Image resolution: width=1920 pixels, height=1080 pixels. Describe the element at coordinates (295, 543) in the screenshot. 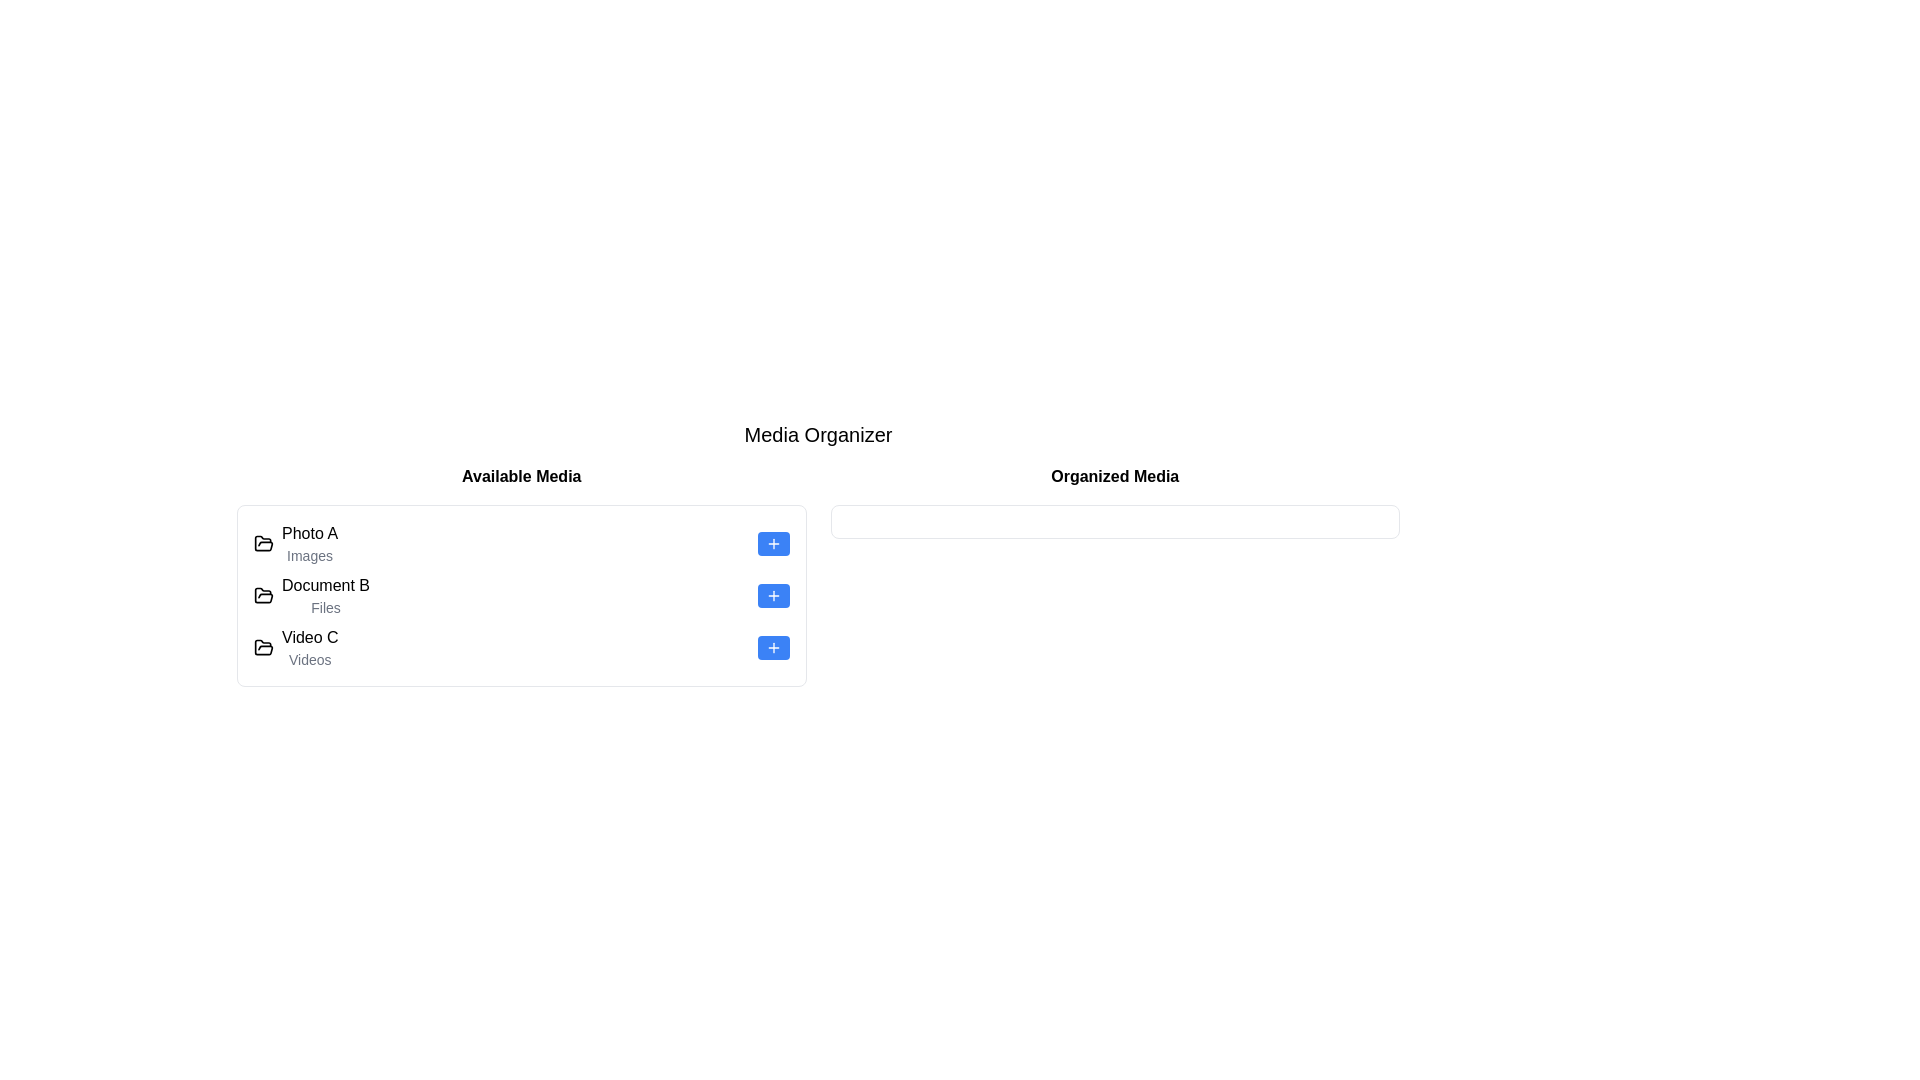

I see `the clickable folder labeled 'Photo A' located at the top-left corner of the 'Available Media' section` at that location.